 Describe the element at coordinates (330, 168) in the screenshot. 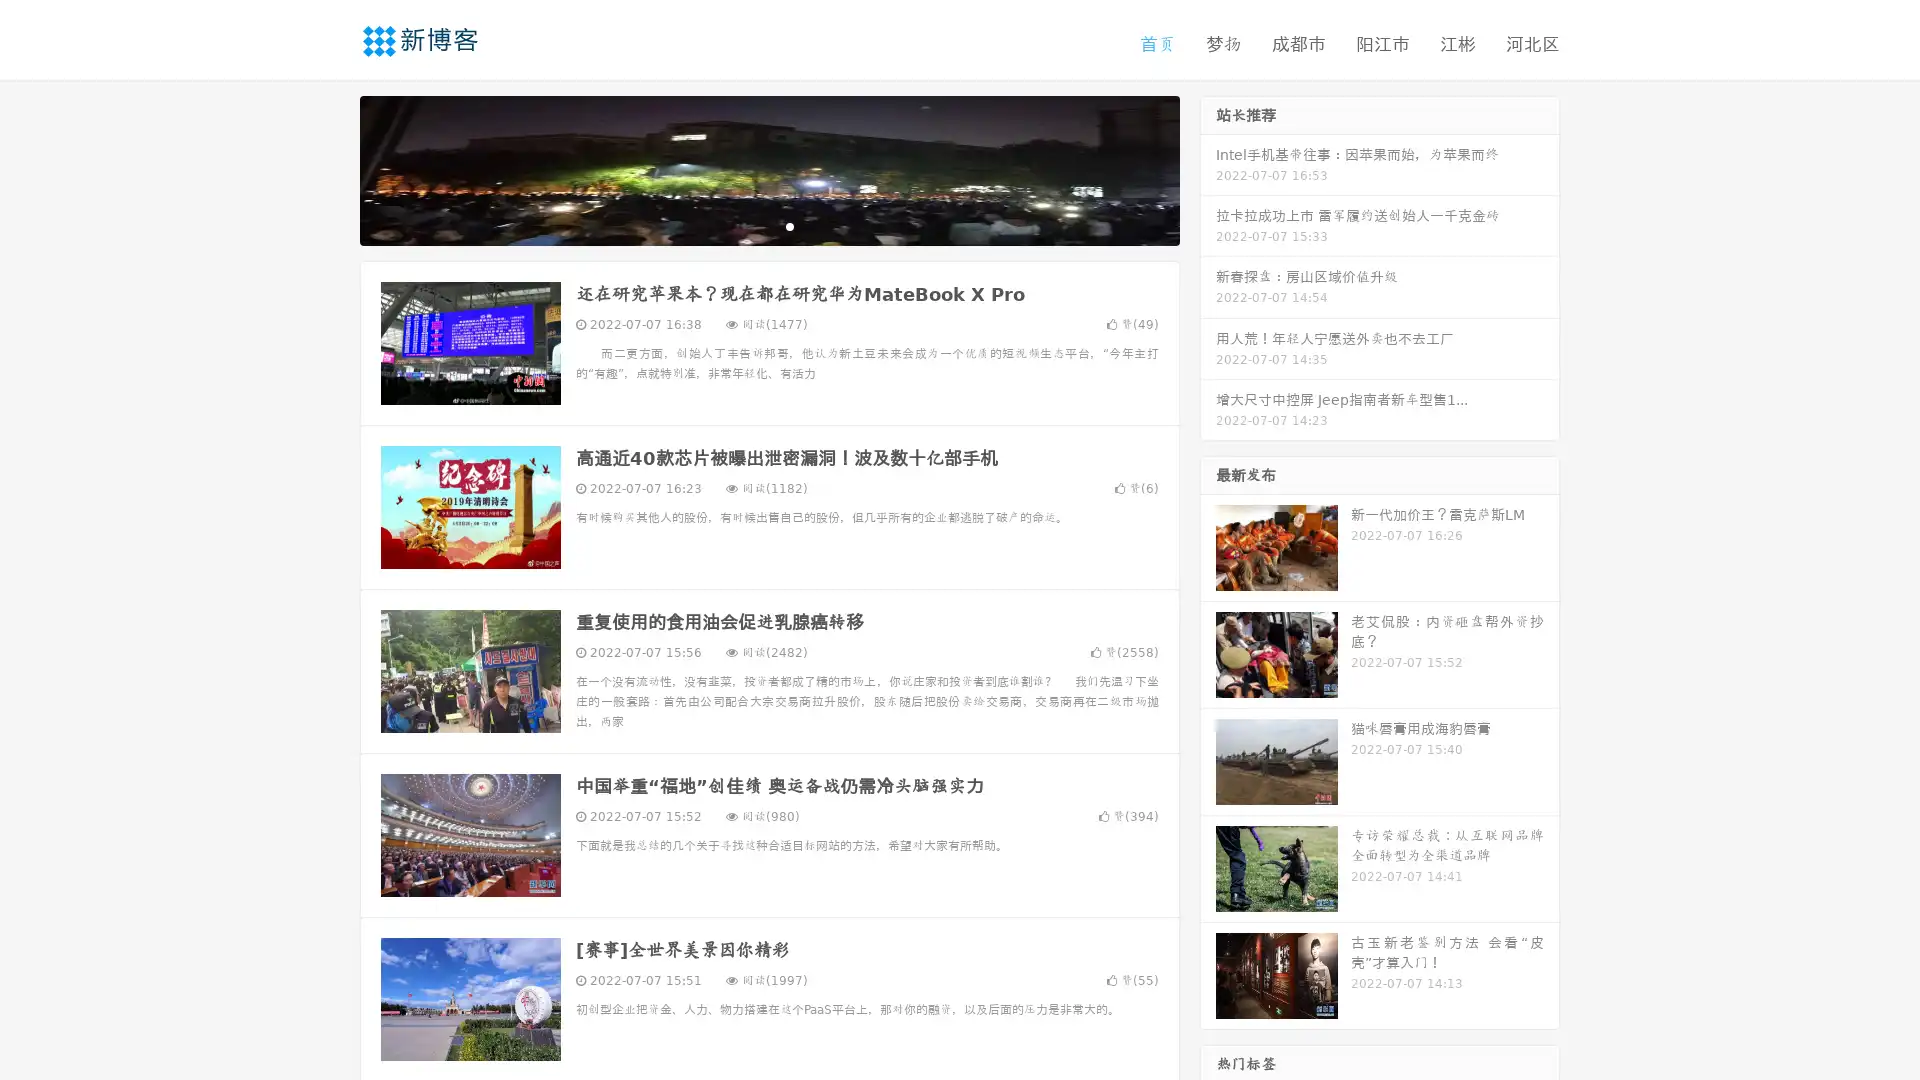

I see `Previous slide` at that location.